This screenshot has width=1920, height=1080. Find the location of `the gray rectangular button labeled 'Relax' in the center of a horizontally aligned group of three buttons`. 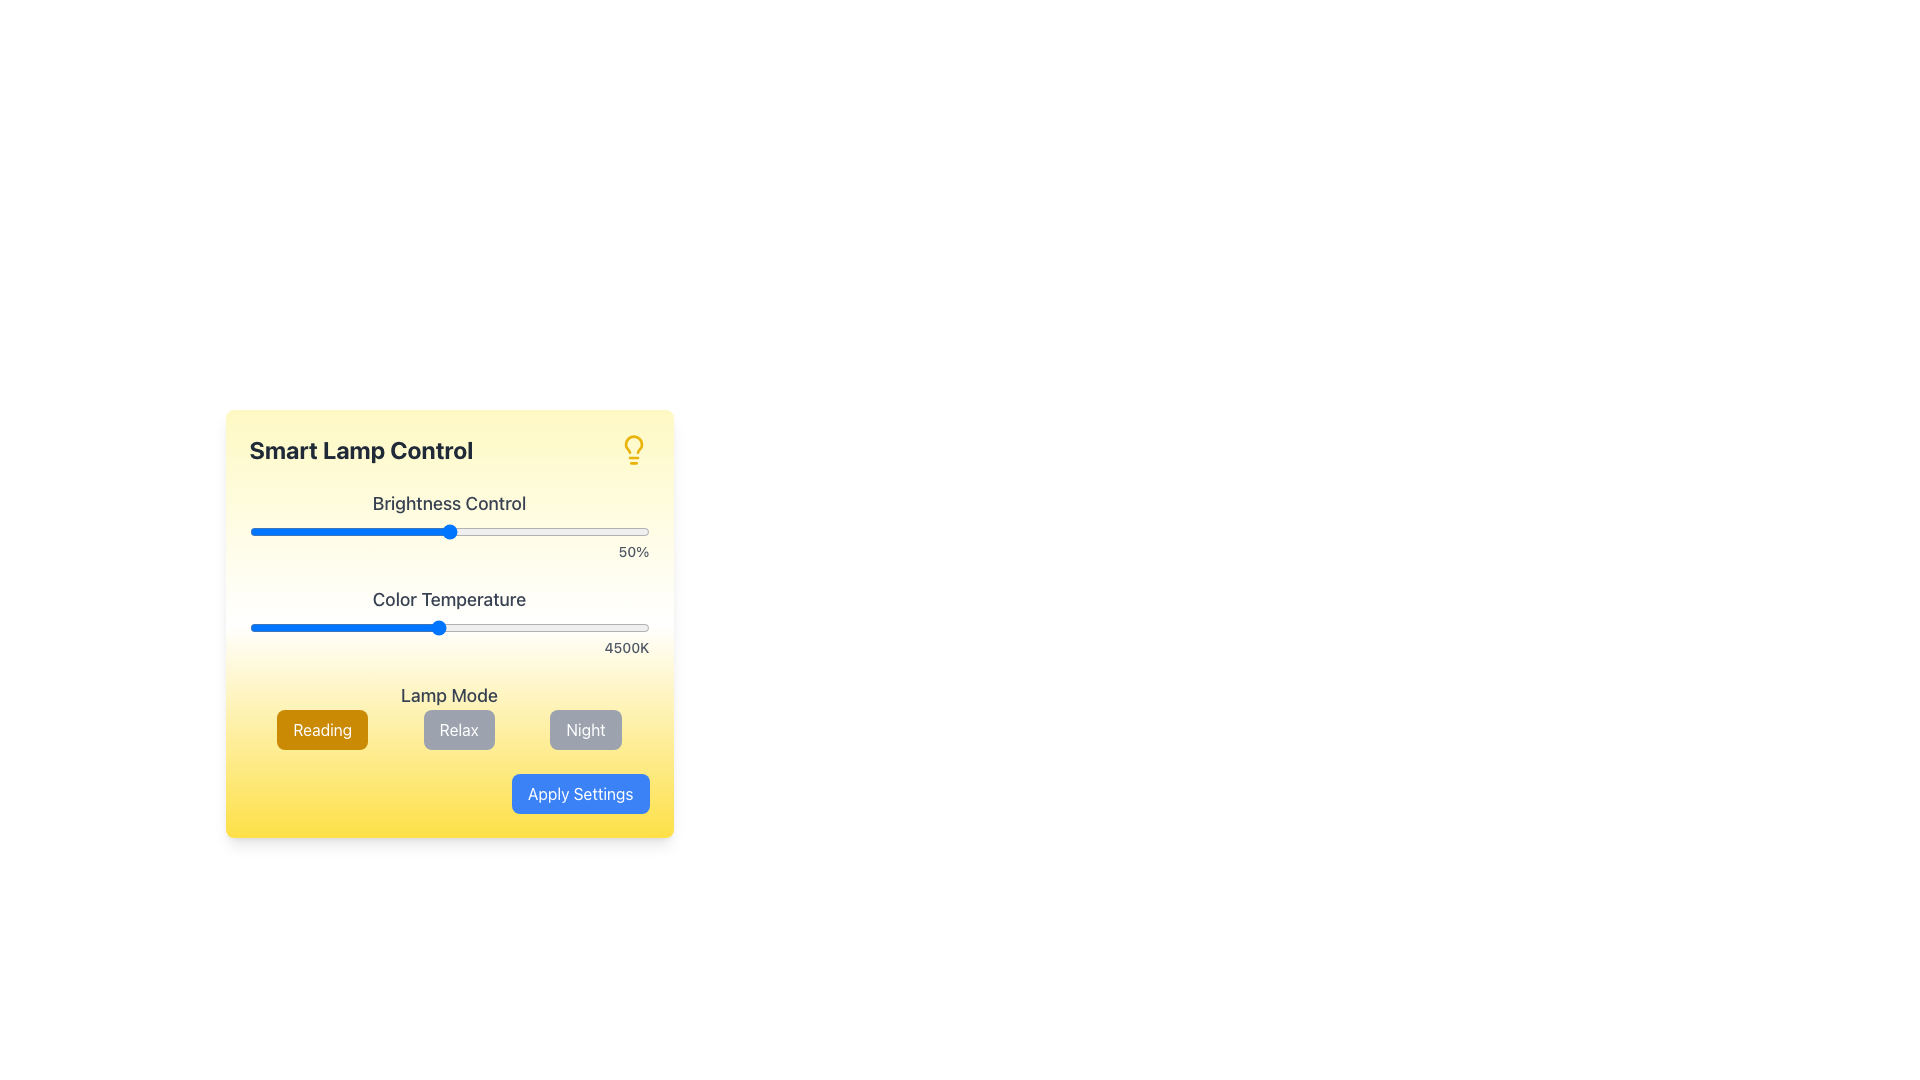

the gray rectangular button labeled 'Relax' in the center of a horizontally aligned group of three buttons is located at coordinates (458, 729).